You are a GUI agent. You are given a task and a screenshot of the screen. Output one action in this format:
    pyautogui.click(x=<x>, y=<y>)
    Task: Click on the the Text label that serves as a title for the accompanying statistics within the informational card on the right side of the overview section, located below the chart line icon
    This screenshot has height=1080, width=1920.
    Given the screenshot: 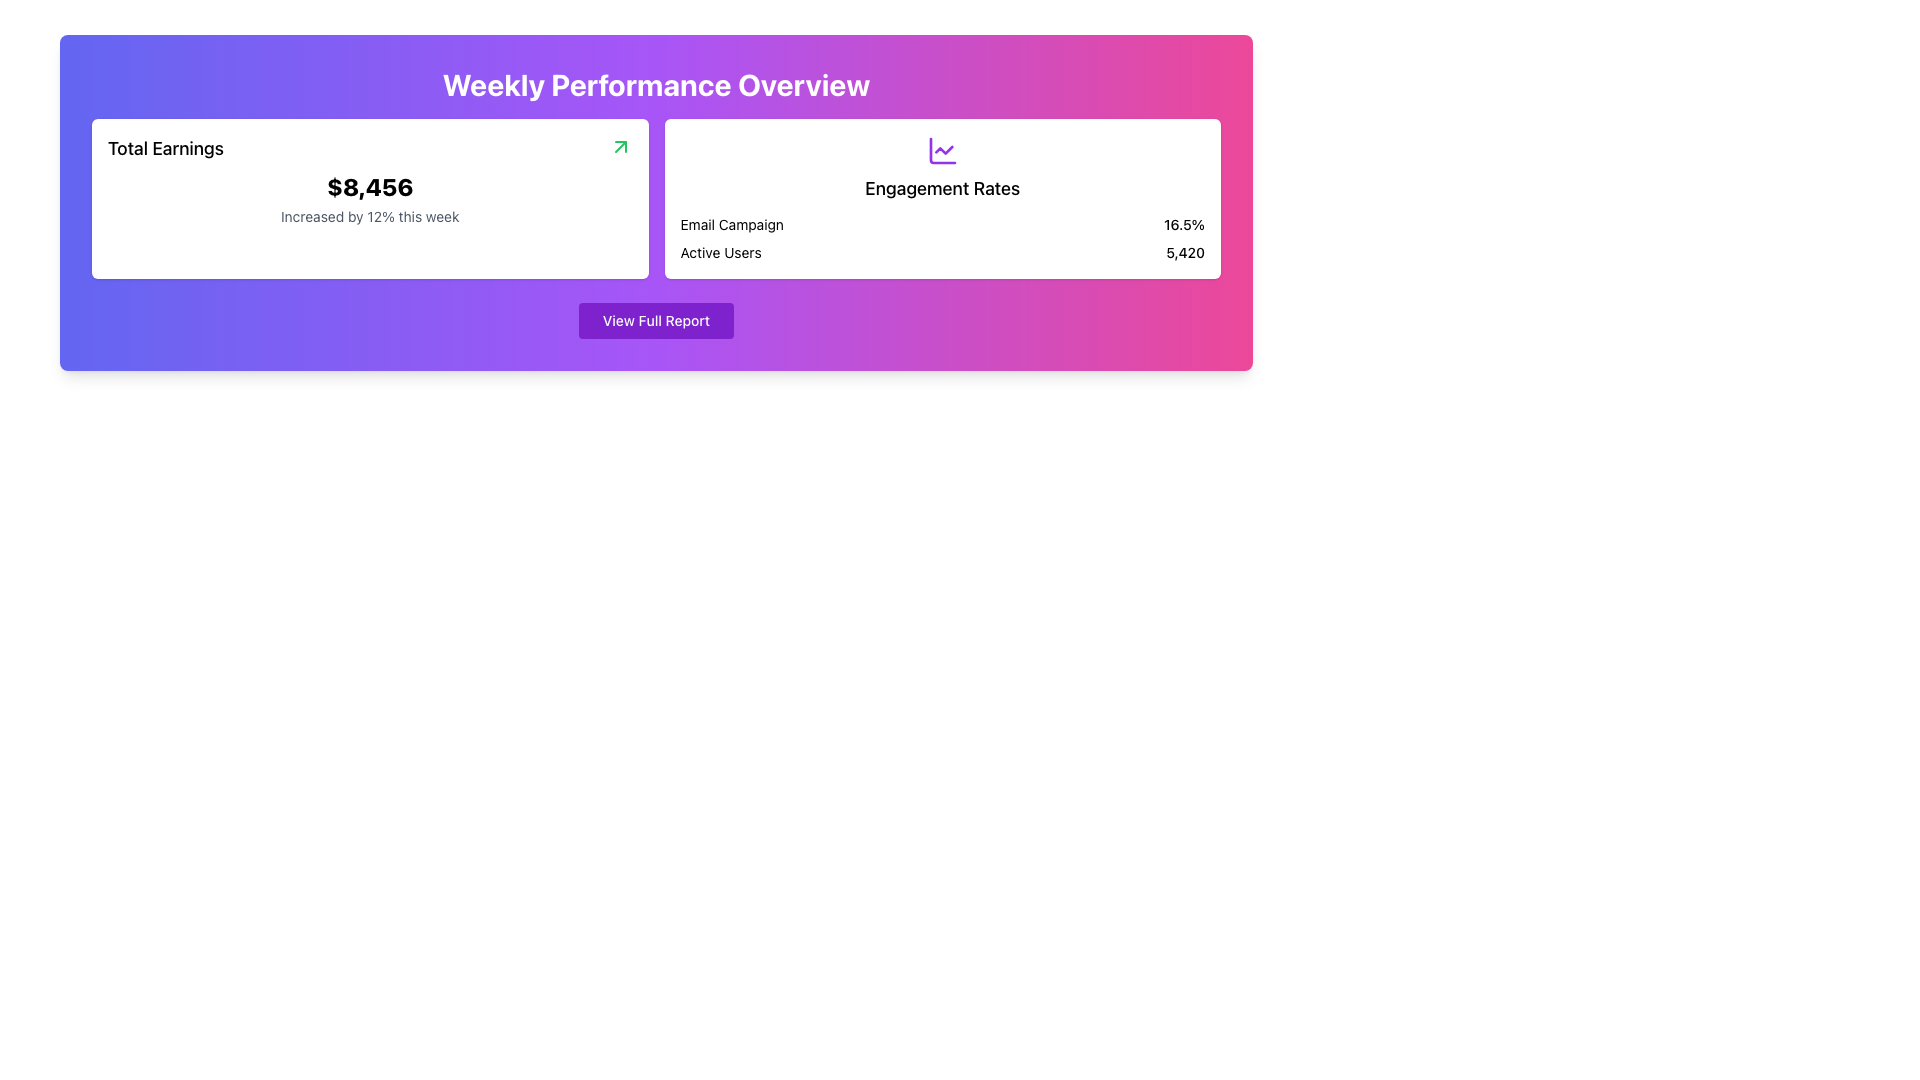 What is the action you would take?
    pyautogui.click(x=941, y=189)
    